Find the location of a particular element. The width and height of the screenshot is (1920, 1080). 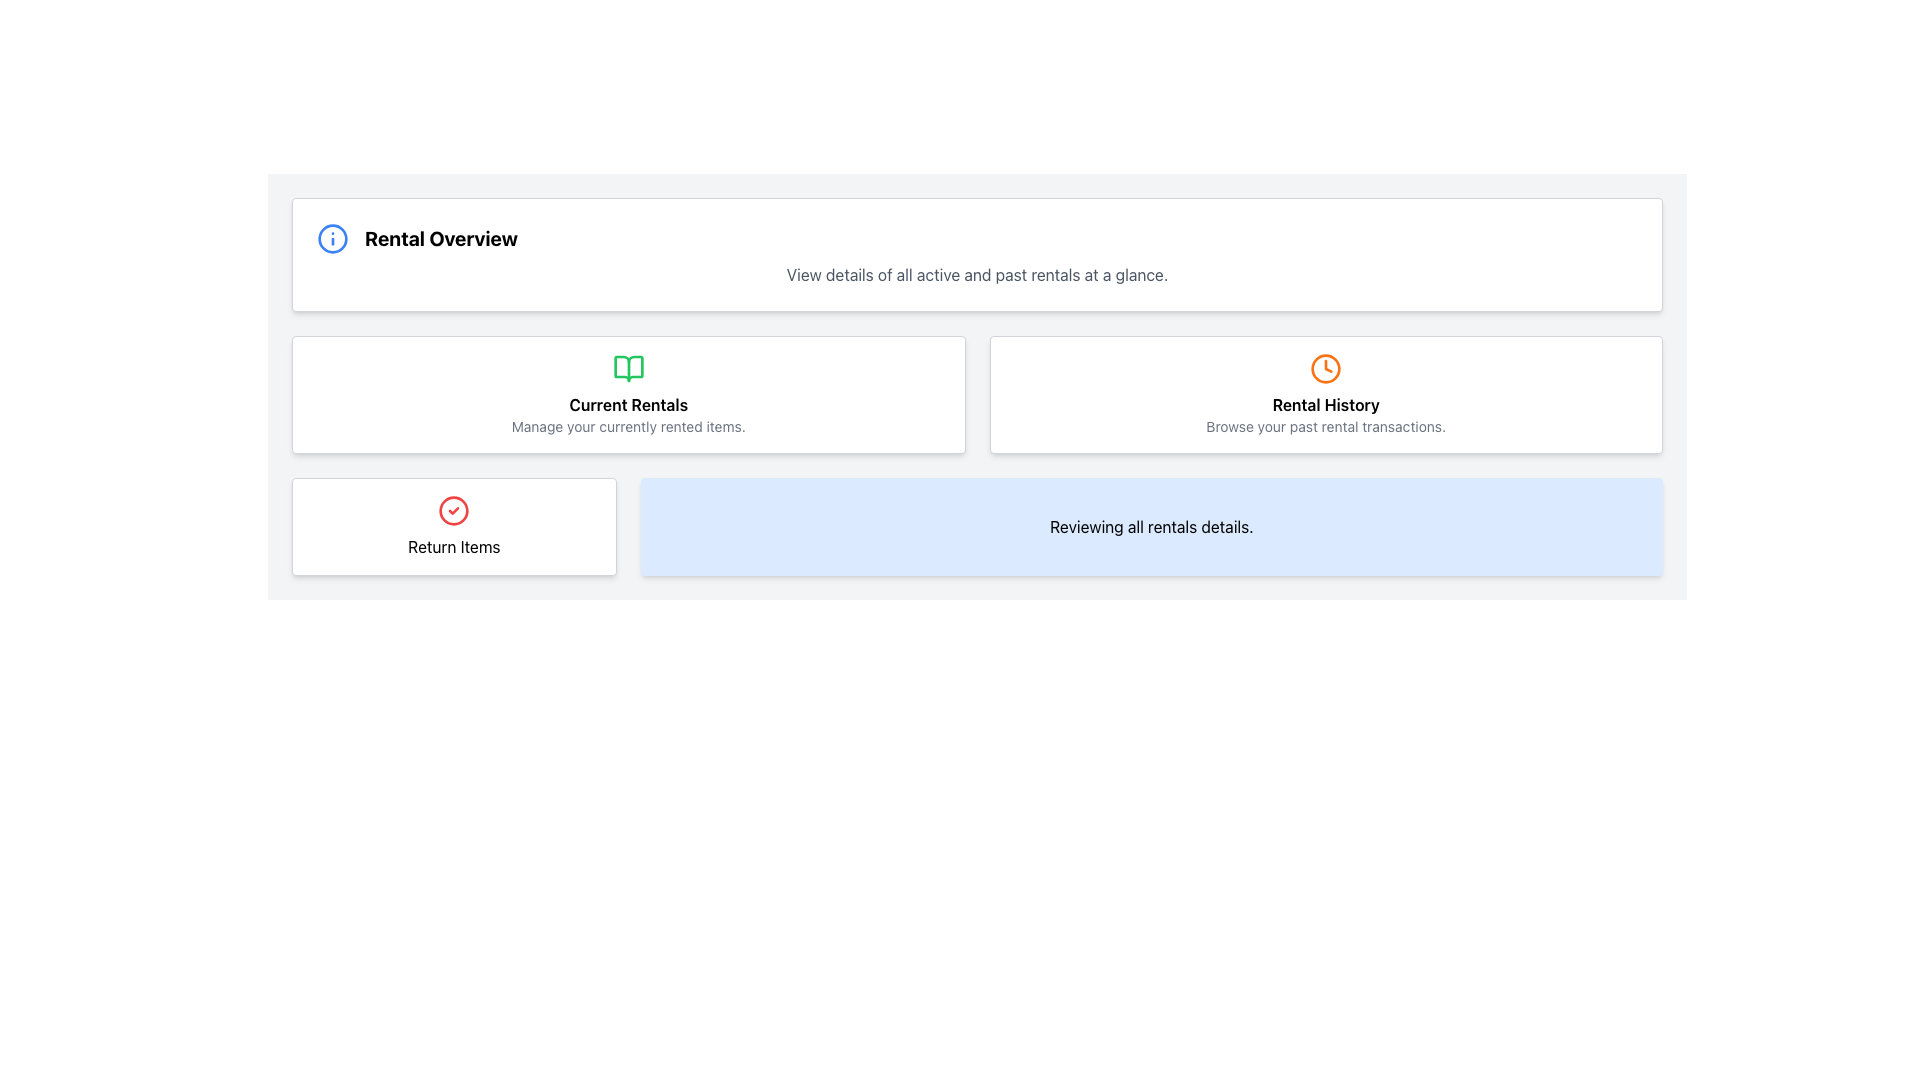

the green open book icon above the 'Current Rentals' text in the UI card component is located at coordinates (627, 369).